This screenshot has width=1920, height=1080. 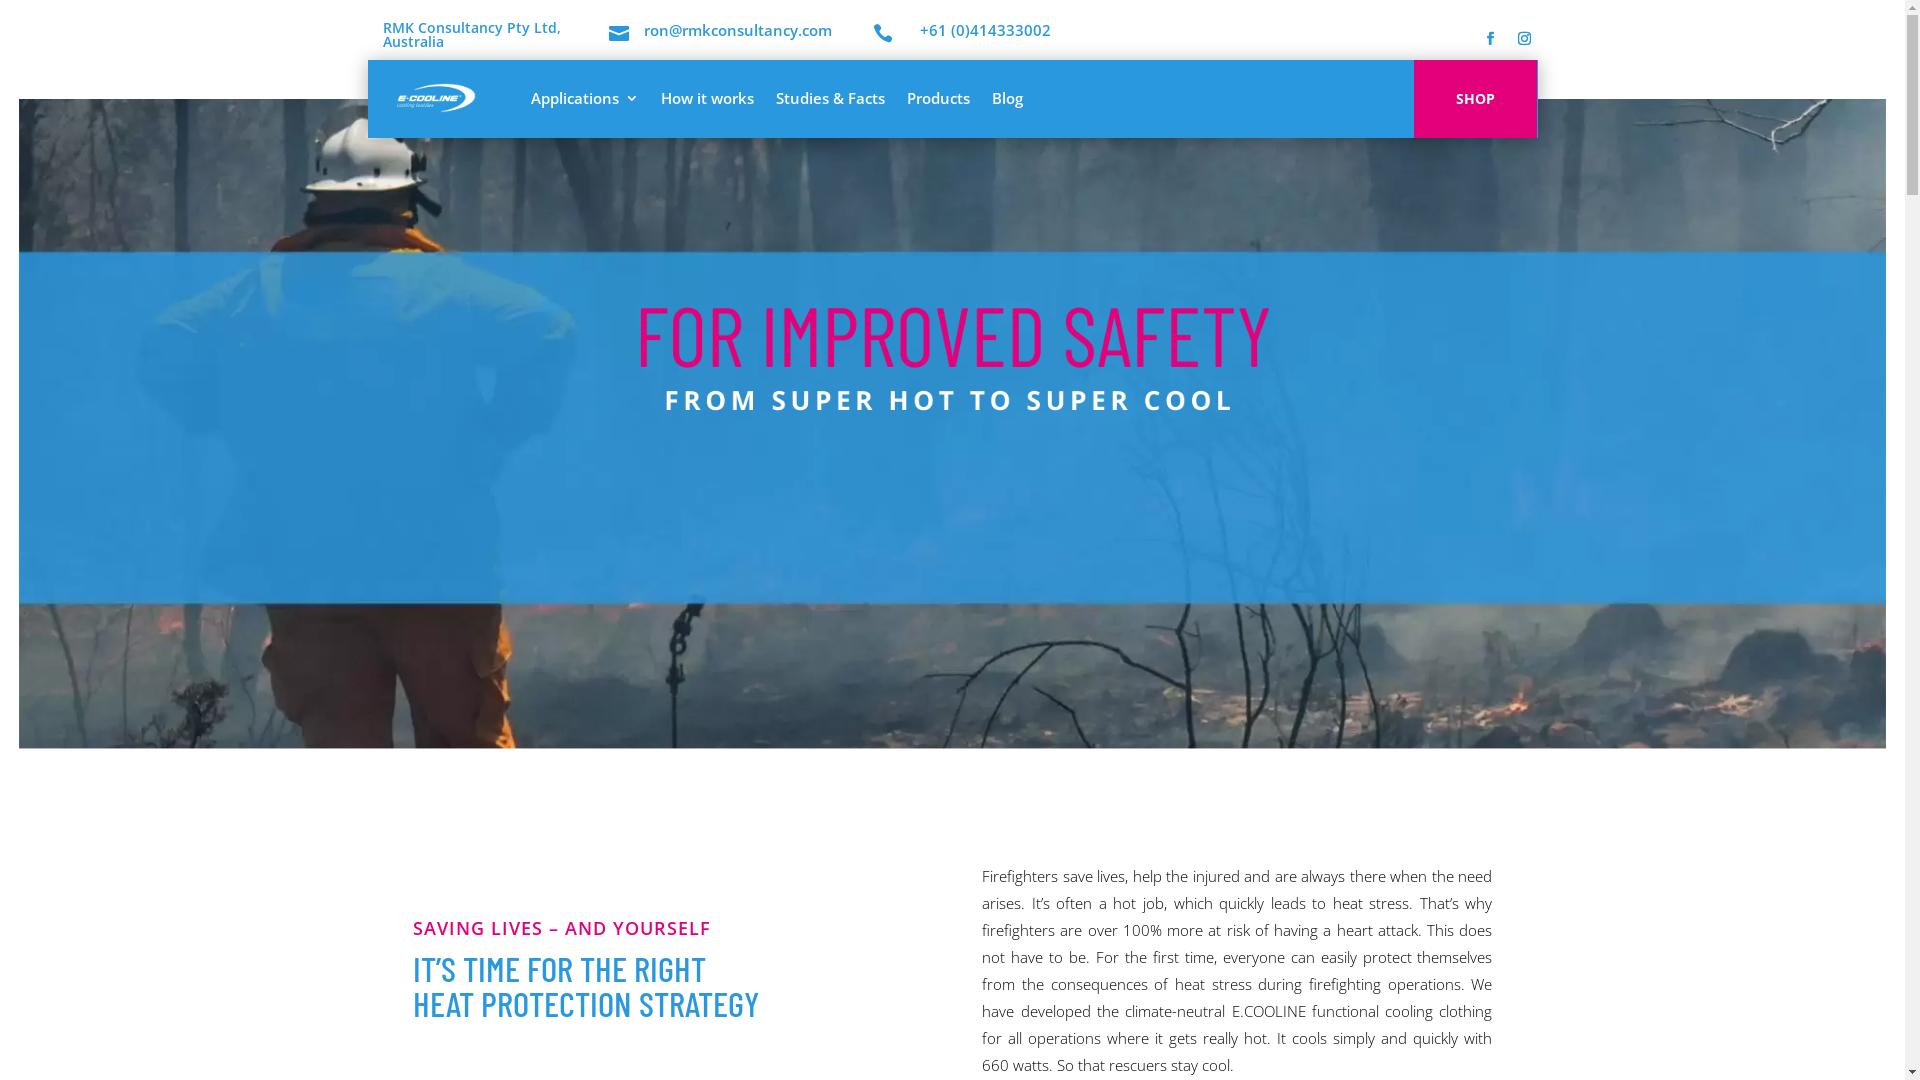 What do you see at coordinates (737, 30) in the screenshot?
I see `'ron@rmkconsultancy.com'` at bounding box center [737, 30].